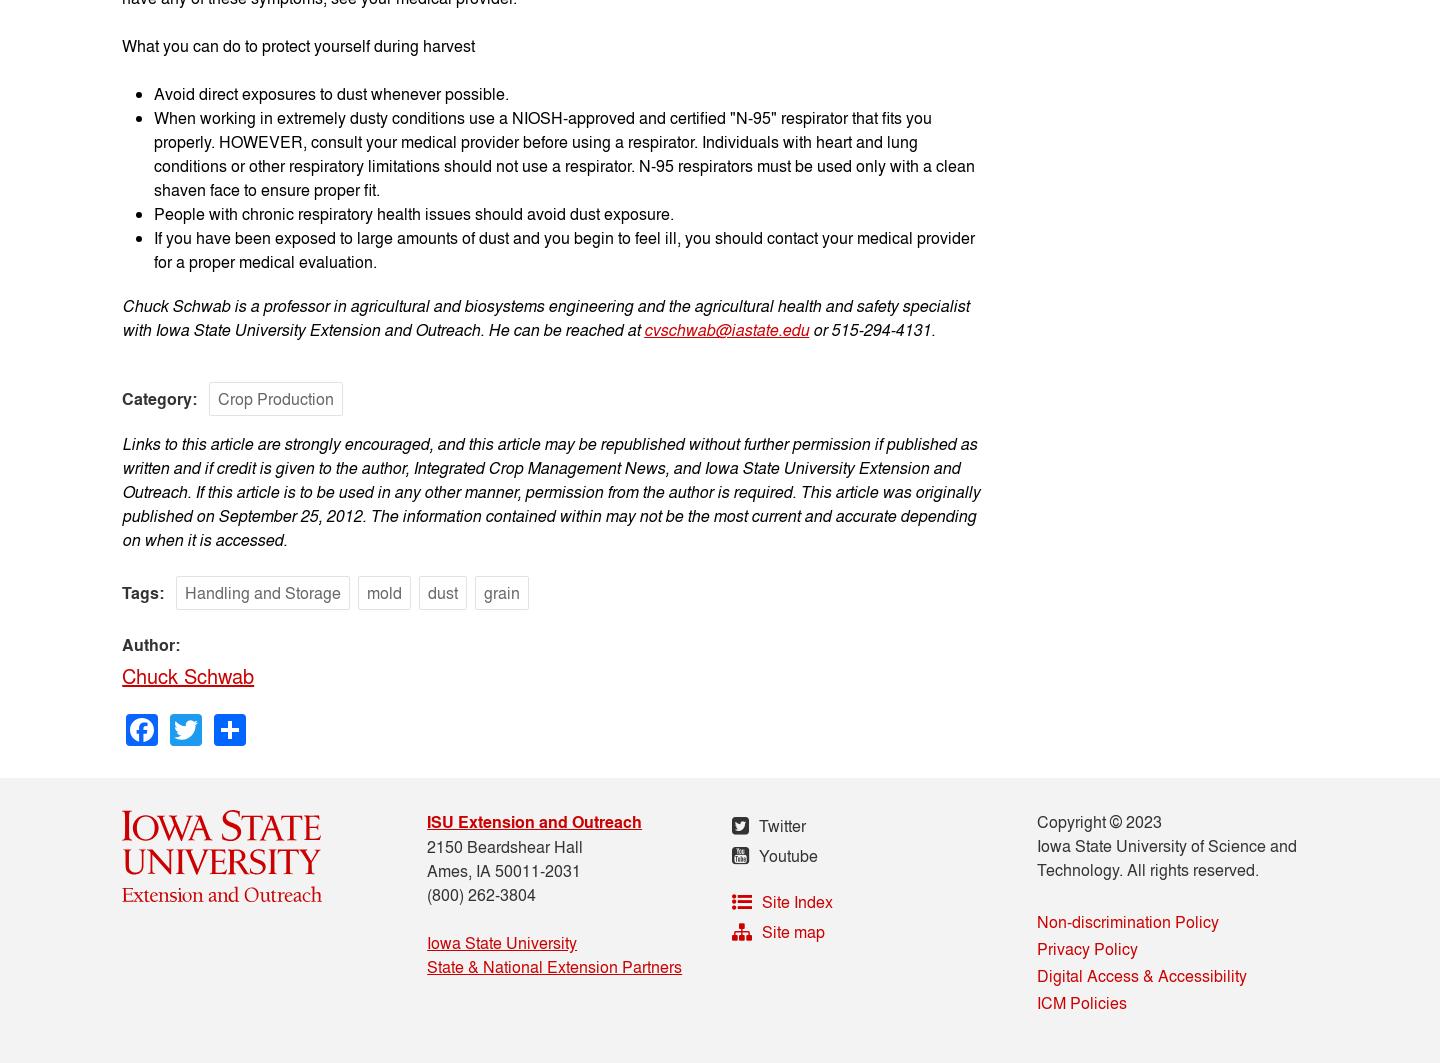 The height and width of the screenshot is (1063, 1440). Describe the element at coordinates (288, 720) in the screenshot. I see `'Share'` at that location.